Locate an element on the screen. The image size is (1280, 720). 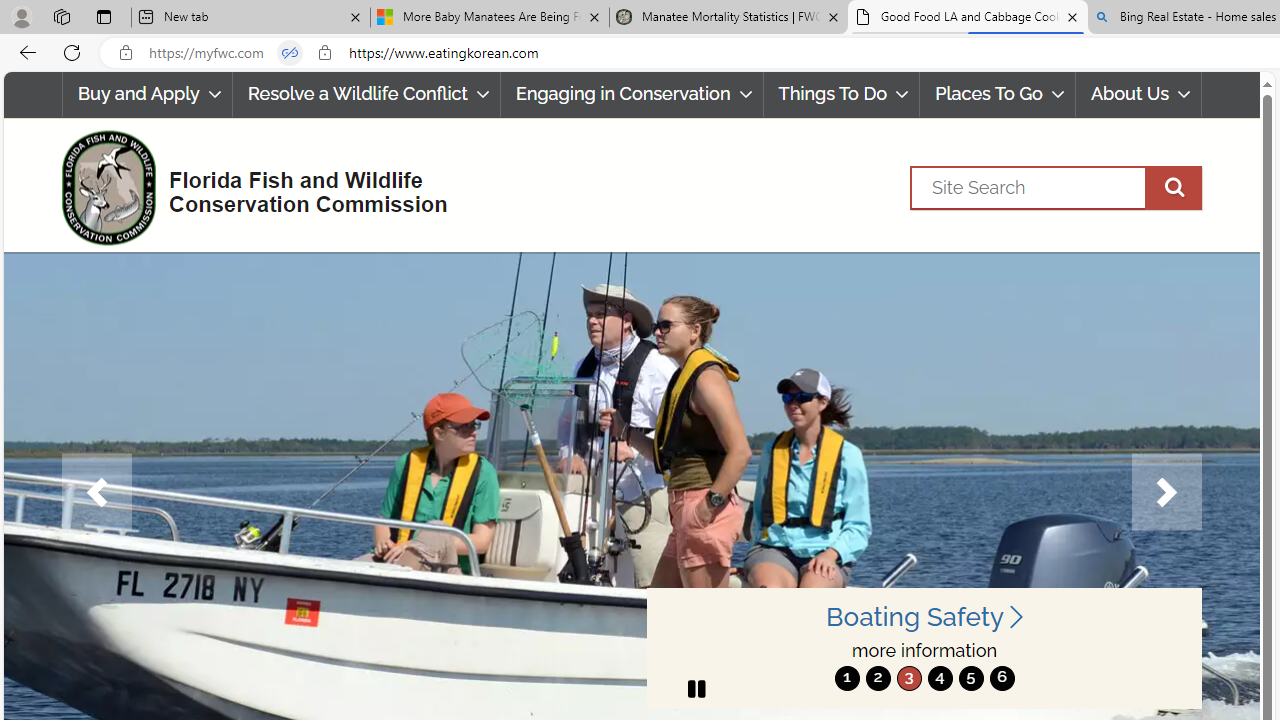
'6' is located at coordinates (1002, 677).